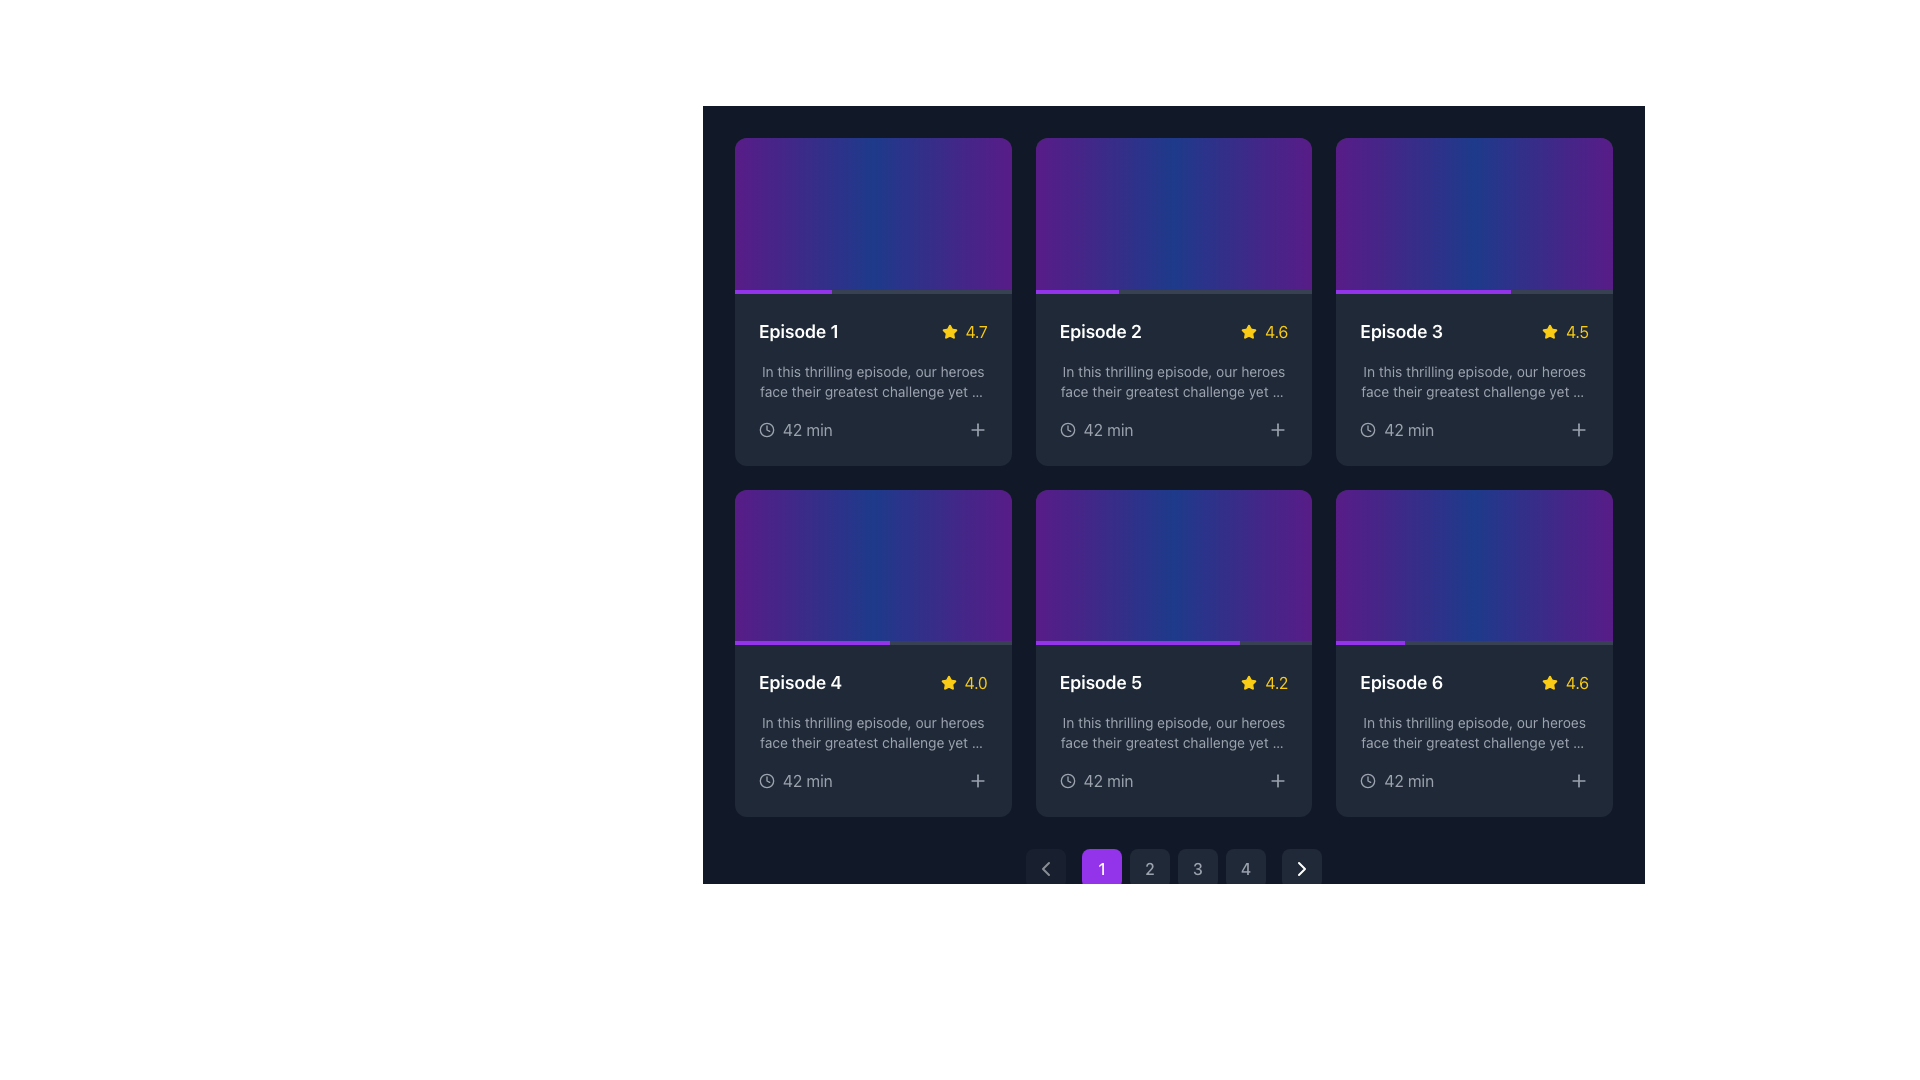 The height and width of the screenshot is (1080, 1920). What do you see at coordinates (1263, 682) in the screenshot?
I see `the rating display element that consists of a yellow star icon followed by the text '4.2' in yellow font, located on the right side of the 'Episode 5' card` at bounding box center [1263, 682].